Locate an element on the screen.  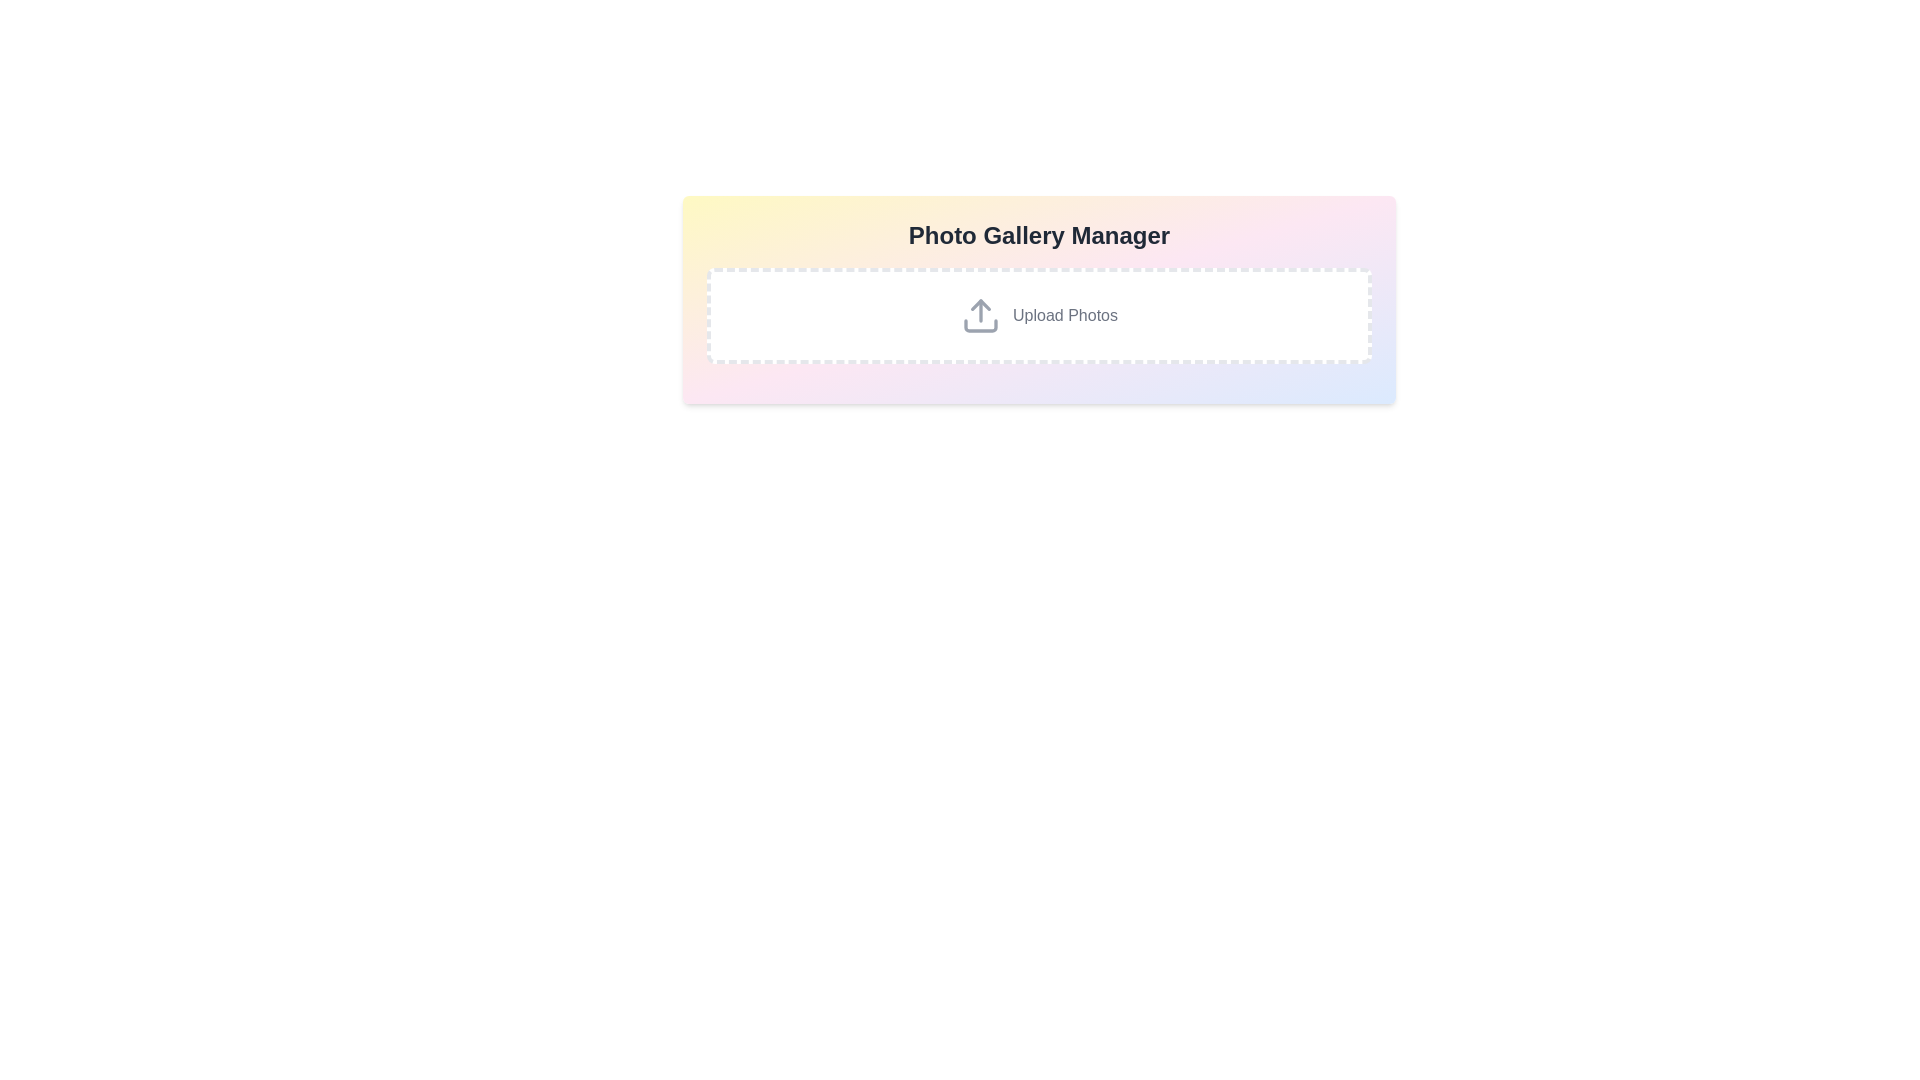
the triangular SVG component that is part of the upload icon, which is colored gray and points upwards is located at coordinates (980, 305).